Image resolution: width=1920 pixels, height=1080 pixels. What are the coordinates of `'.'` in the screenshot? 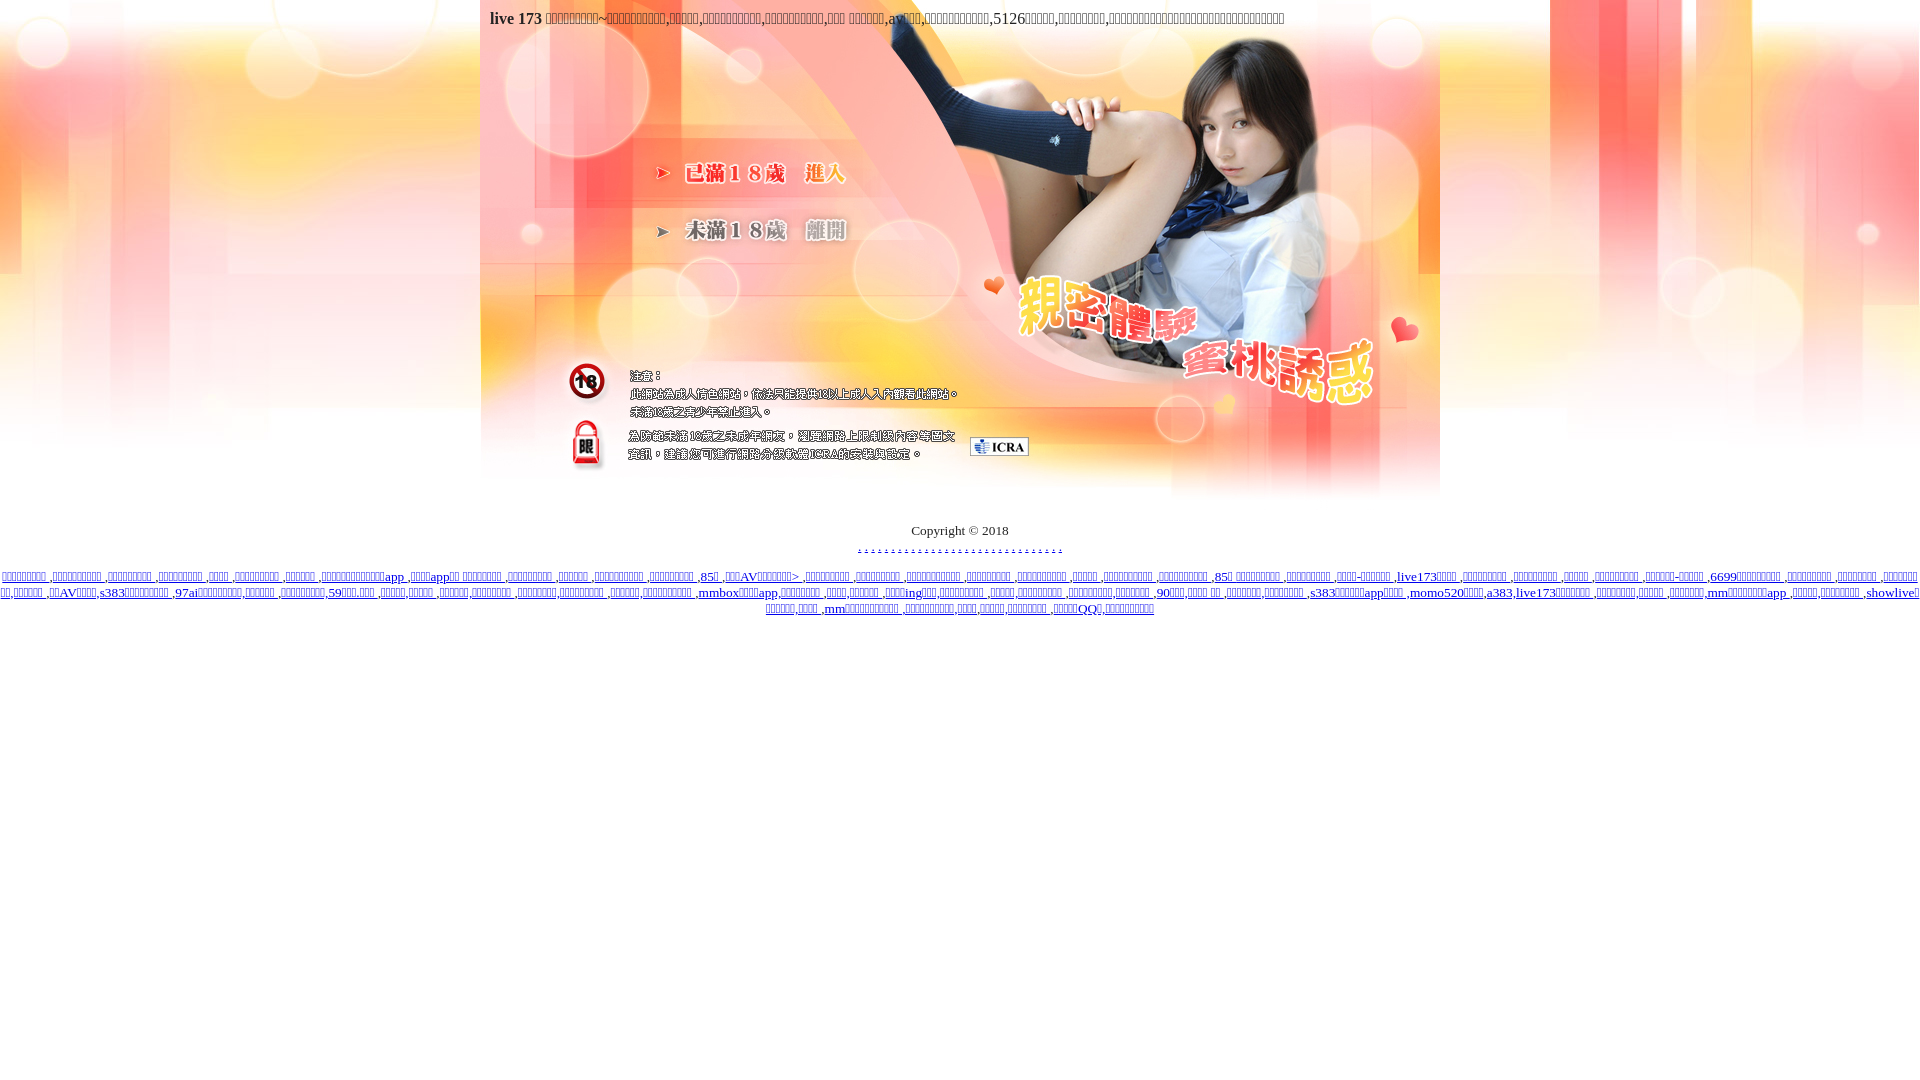 It's located at (1013, 546).